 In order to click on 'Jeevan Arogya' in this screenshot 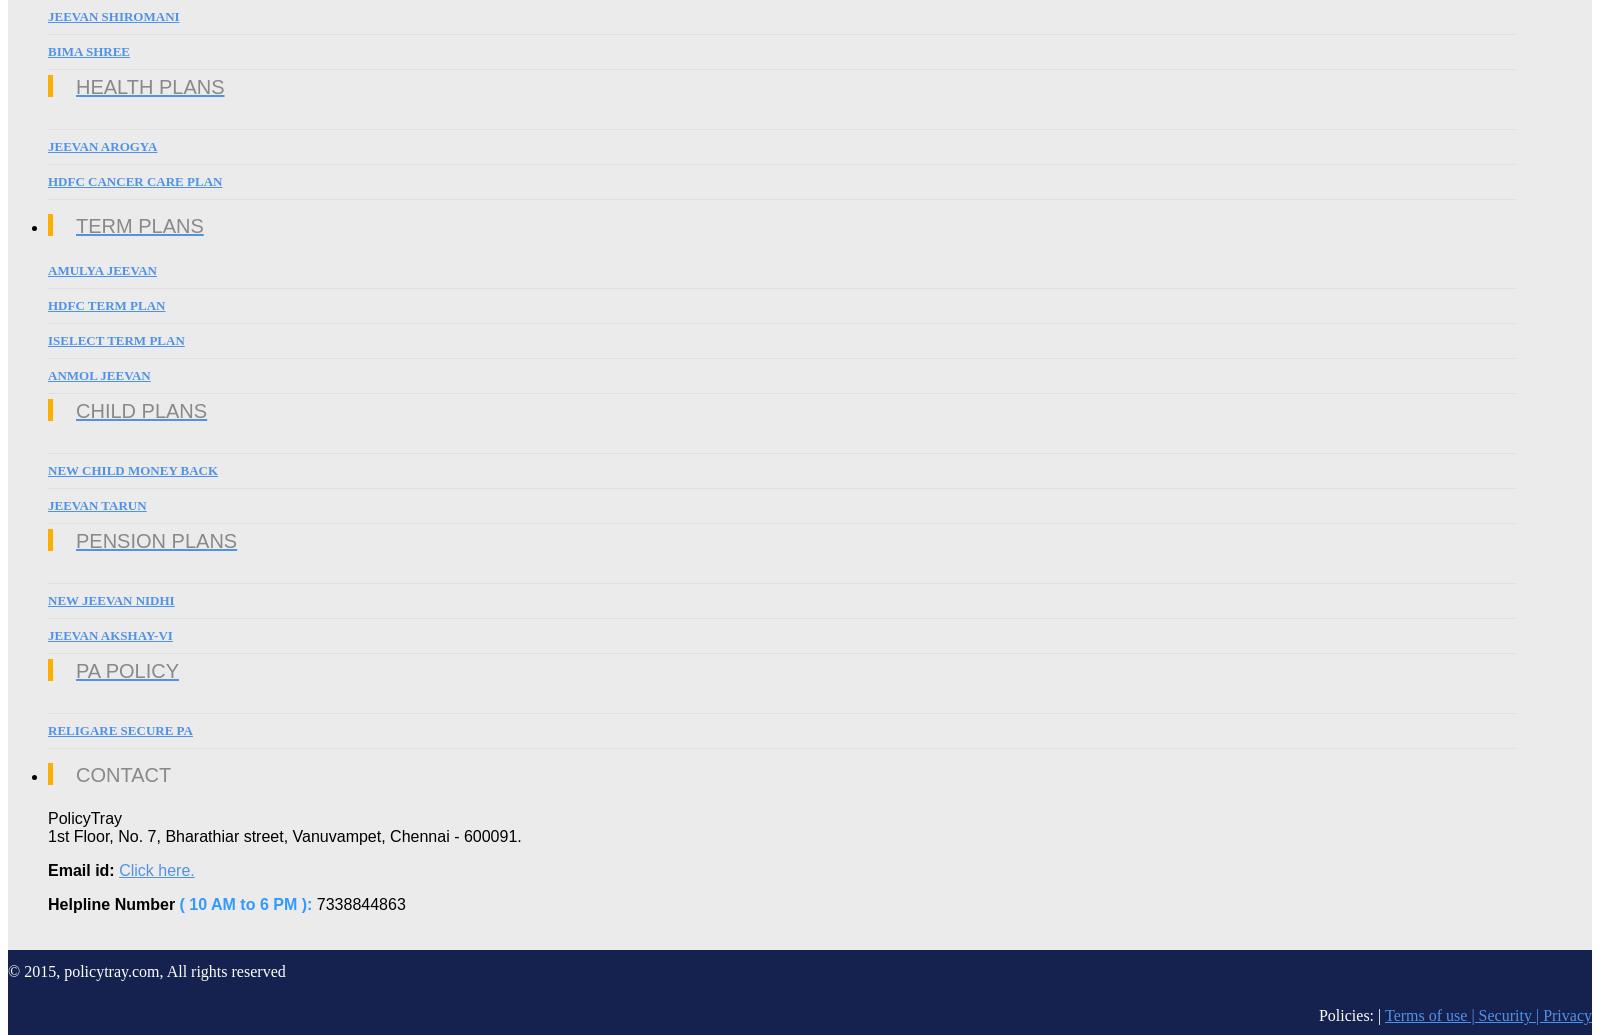, I will do `click(101, 146)`.